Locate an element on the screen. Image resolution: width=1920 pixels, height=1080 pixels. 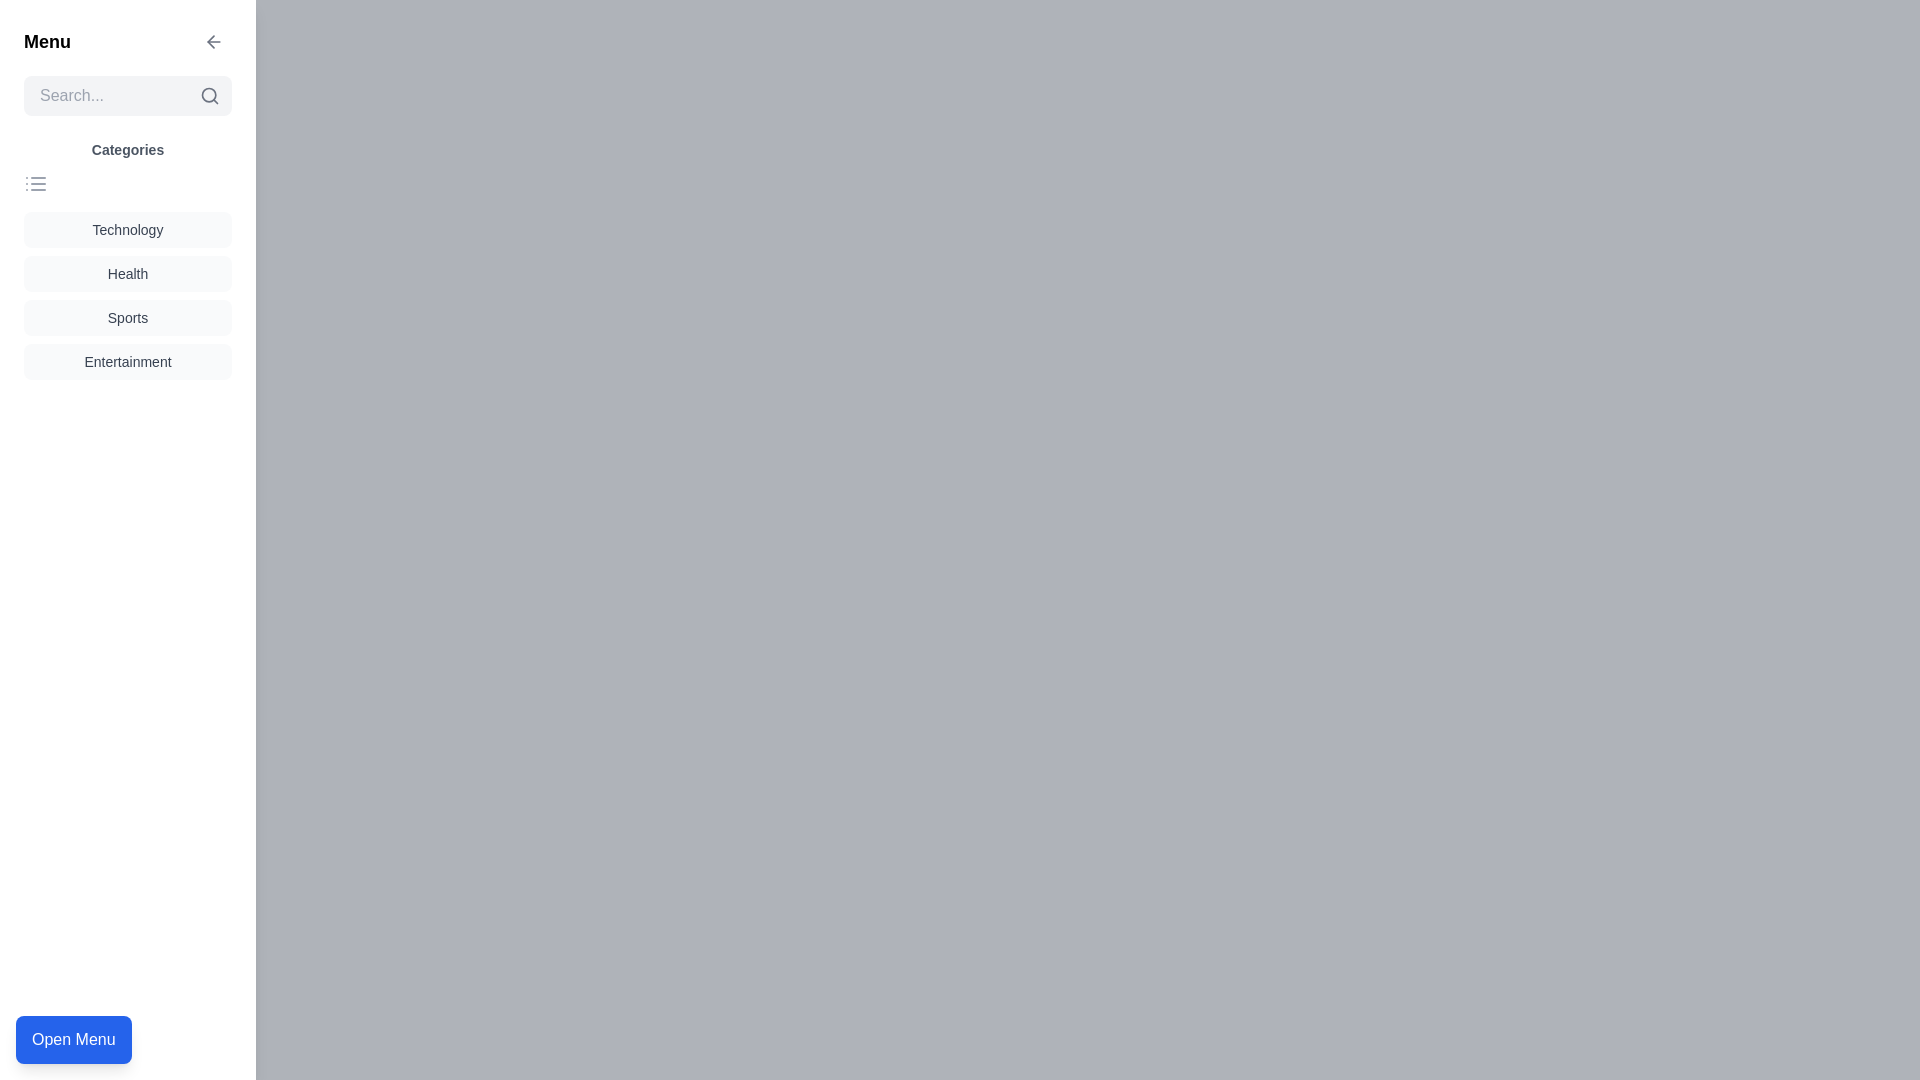
the 'Health' category button located in the left sidebar is located at coordinates (127, 273).